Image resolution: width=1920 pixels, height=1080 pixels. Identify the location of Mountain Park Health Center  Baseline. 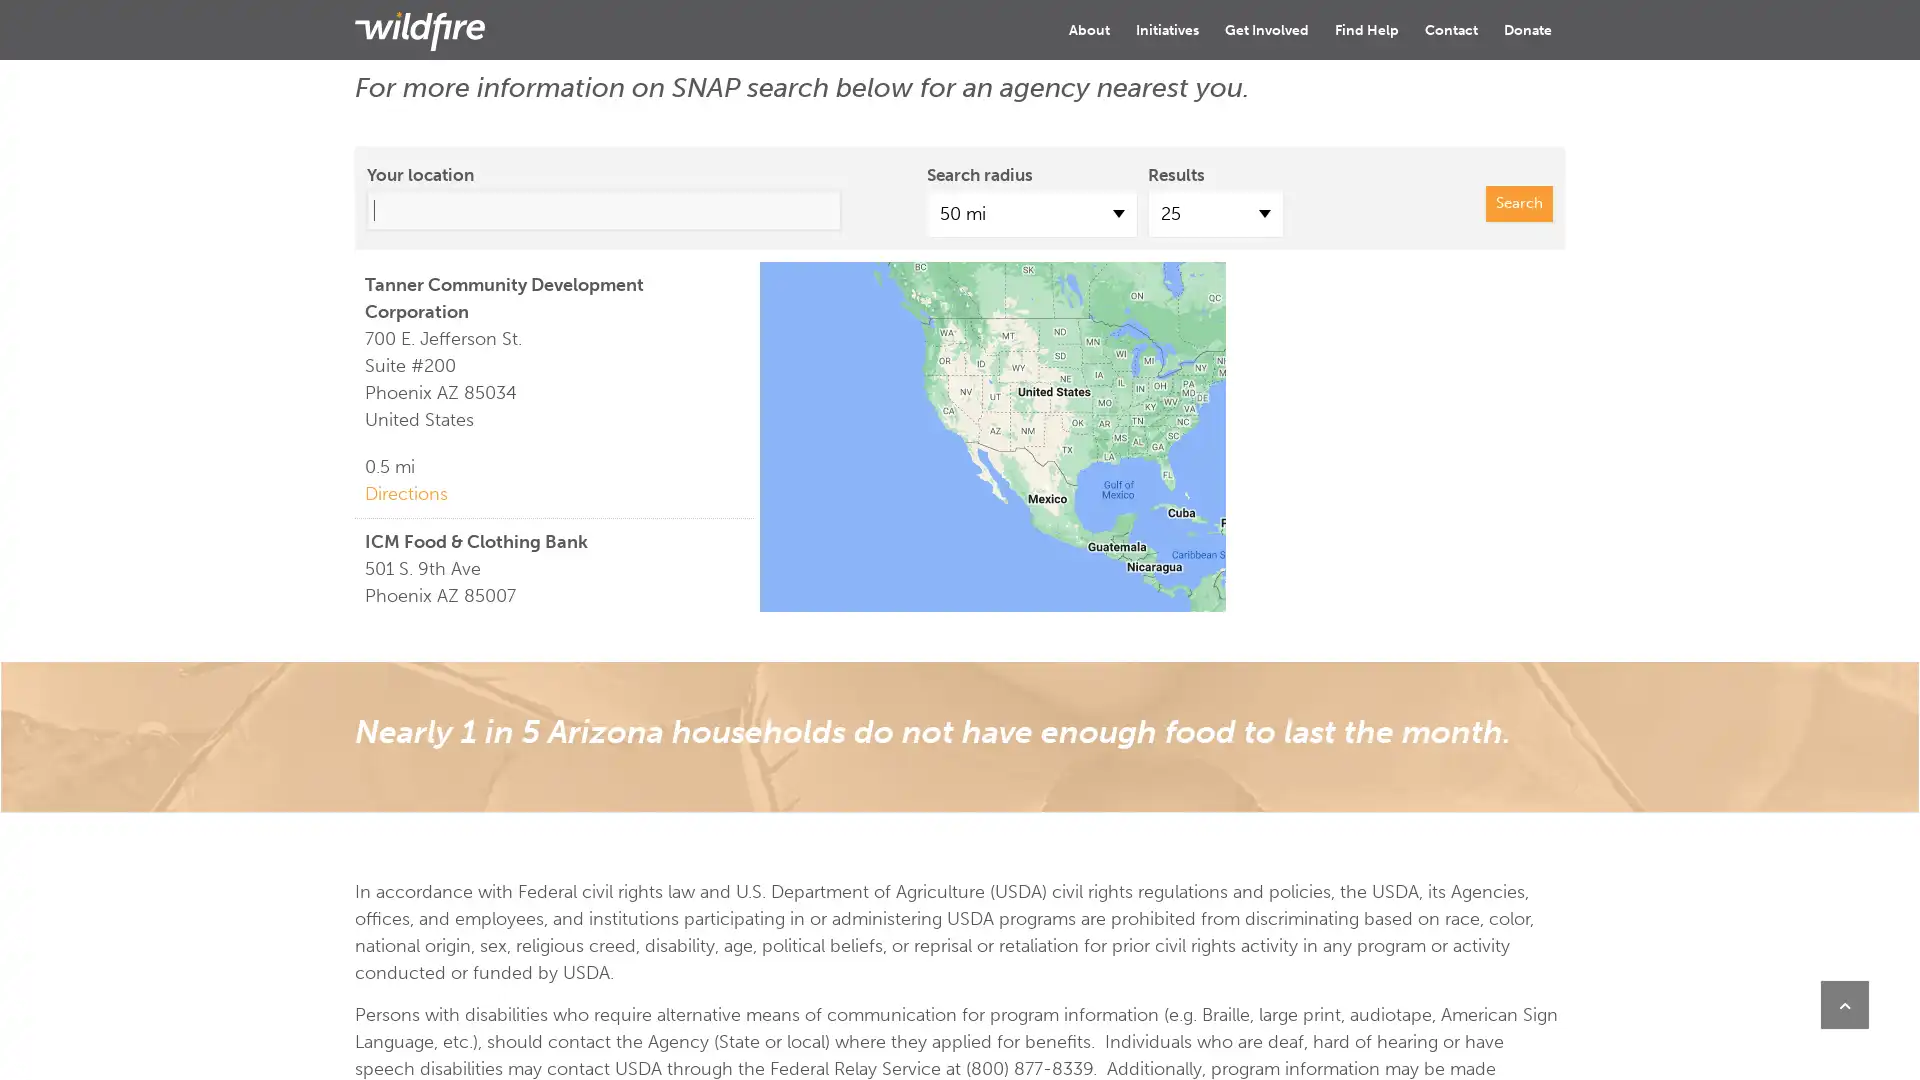
(1157, 486).